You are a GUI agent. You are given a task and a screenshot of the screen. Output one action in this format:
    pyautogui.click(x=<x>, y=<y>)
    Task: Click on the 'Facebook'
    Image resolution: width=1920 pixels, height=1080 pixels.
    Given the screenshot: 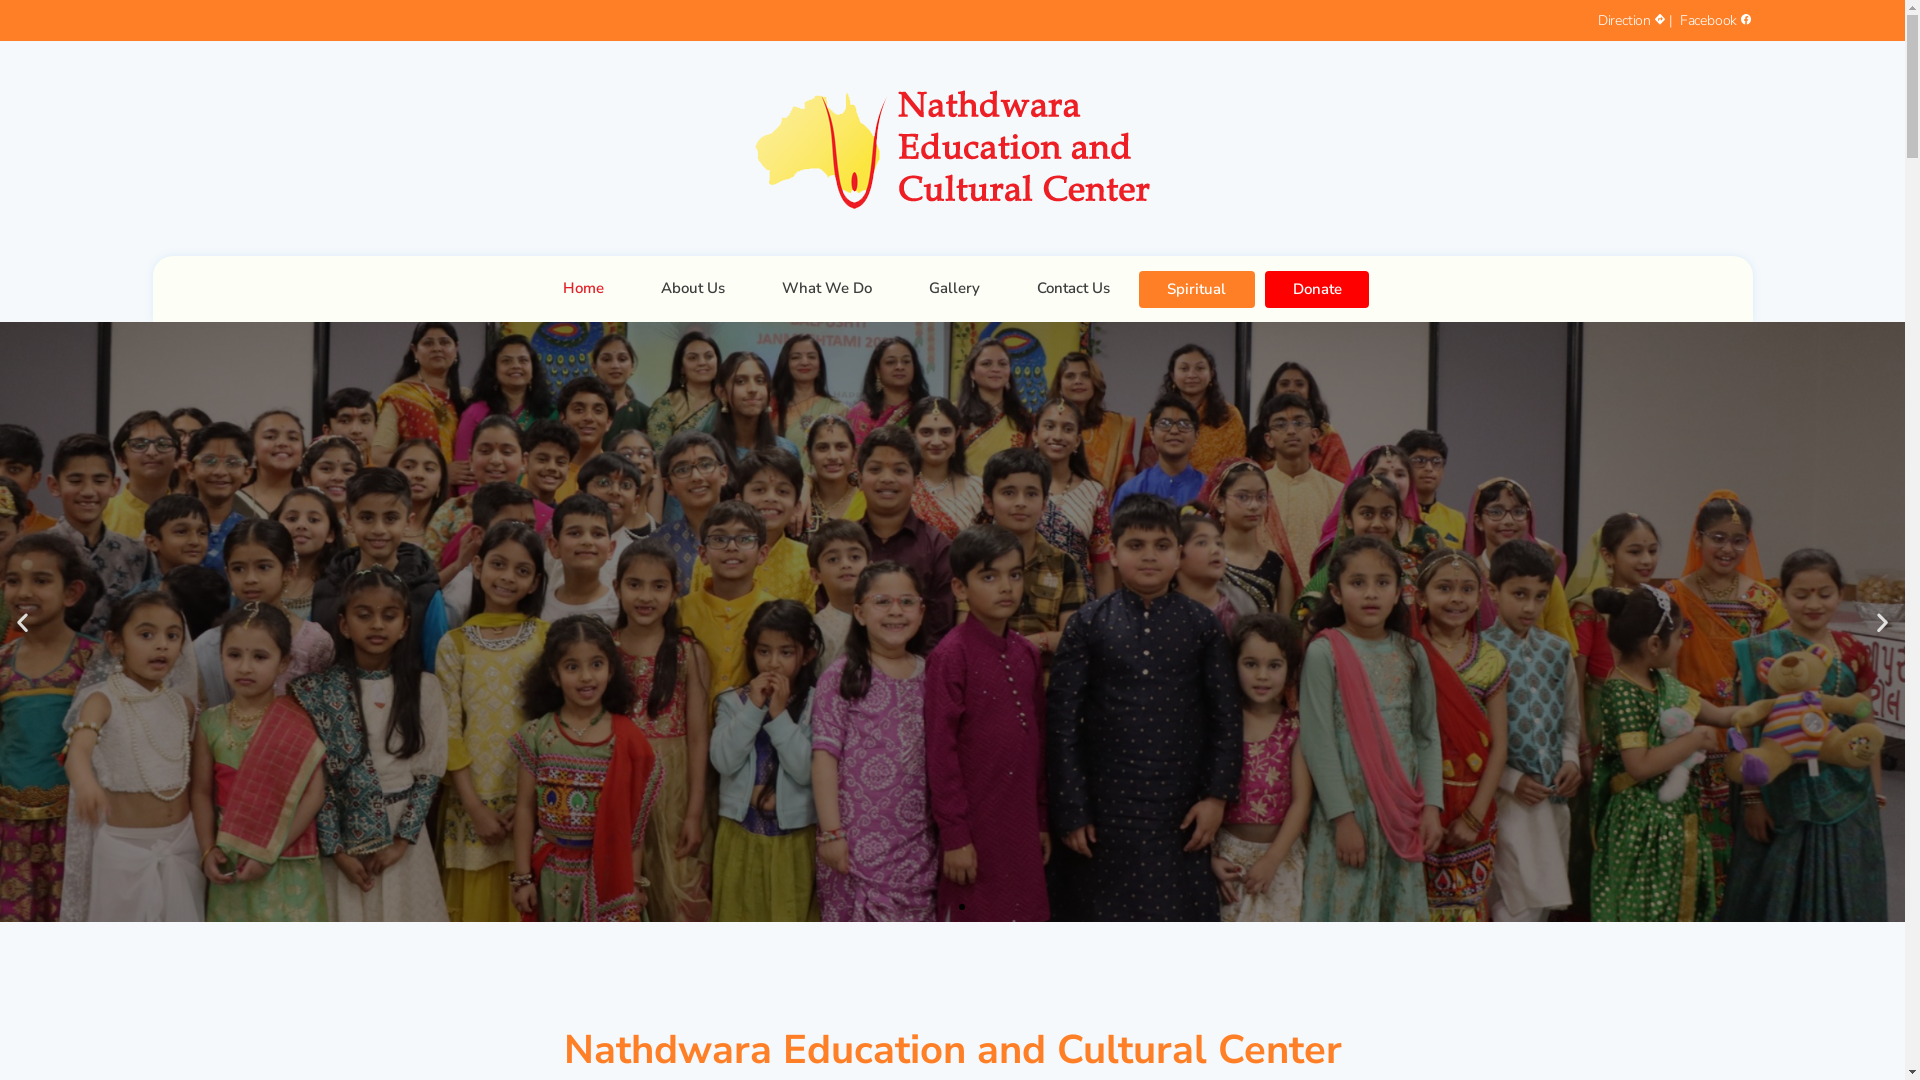 What is the action you would take?
    pyautogui.click(x=1712, y=20)
    